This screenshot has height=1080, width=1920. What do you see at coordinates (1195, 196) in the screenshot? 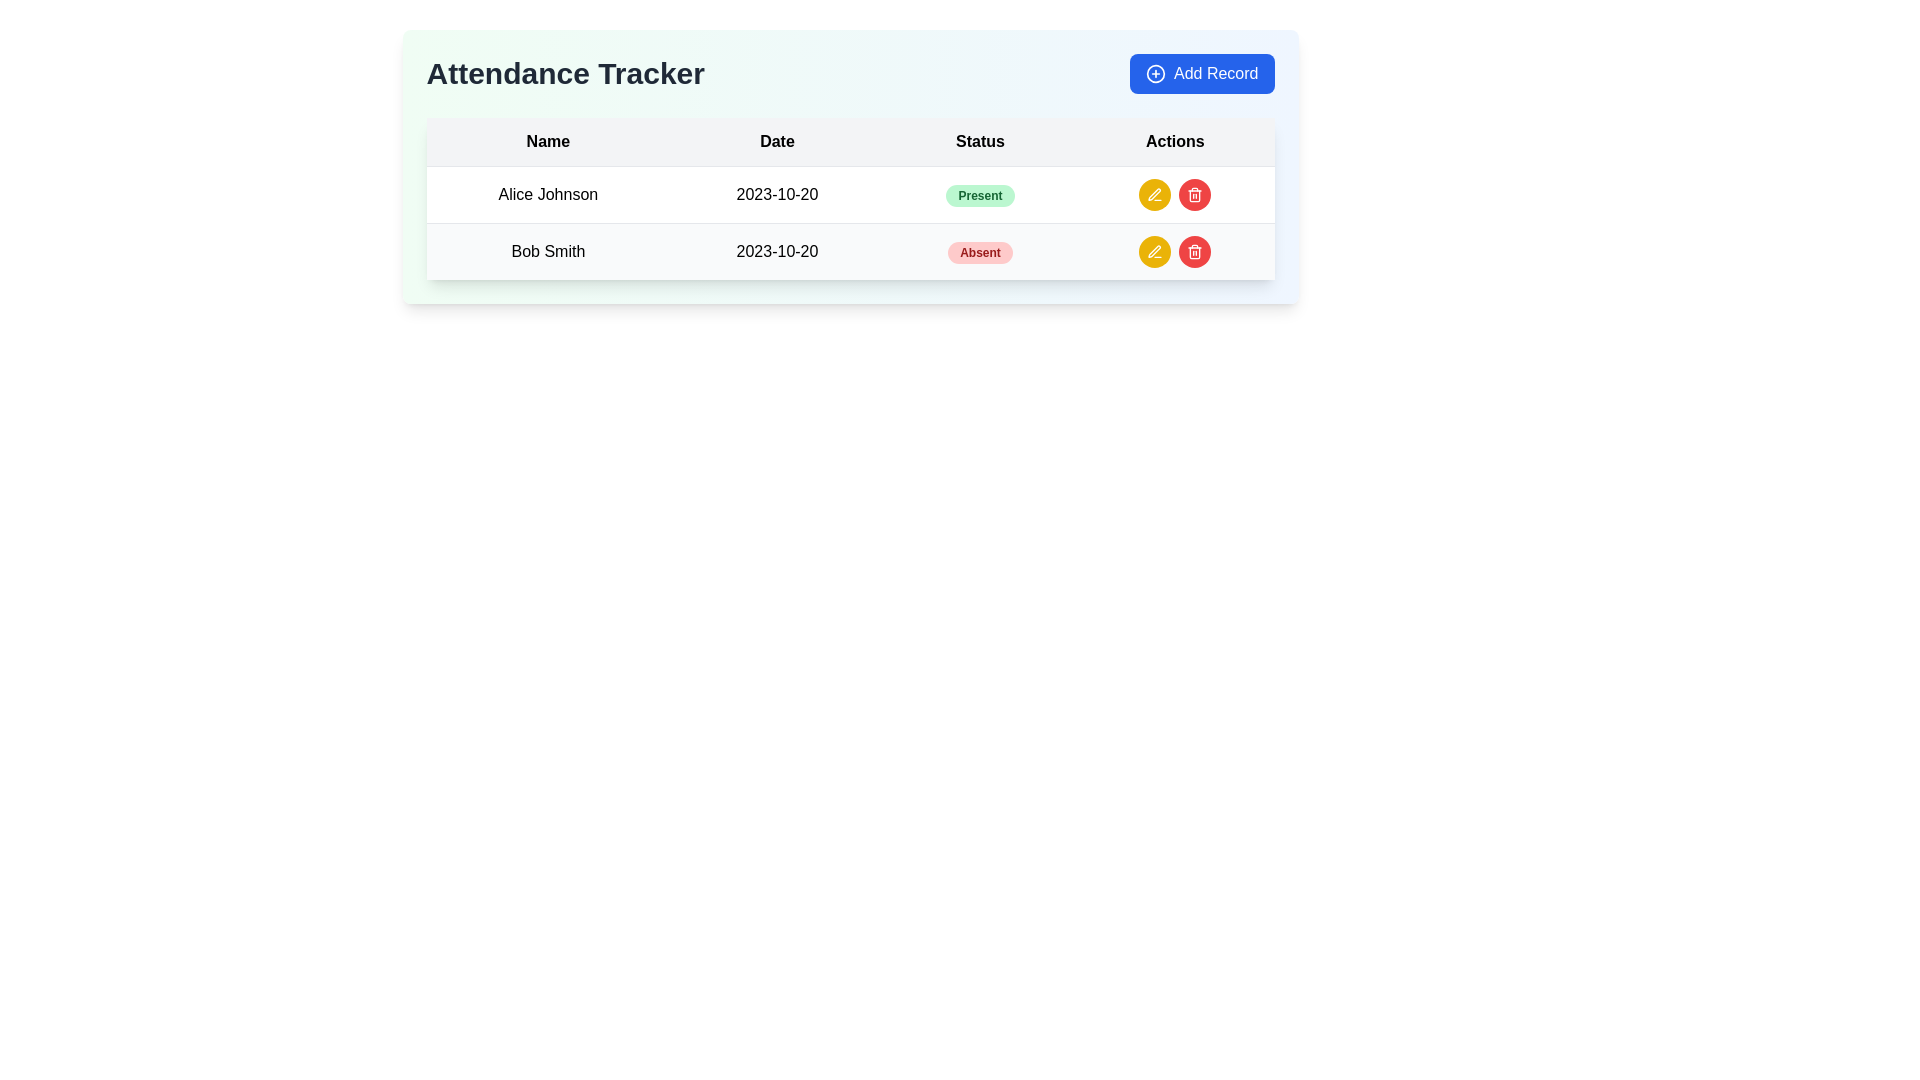
I see `the trash can icon located in the 'Actions' column of the second row, adjacent to the yellow pencil-edit icon` at bounding box center [1195, 196].